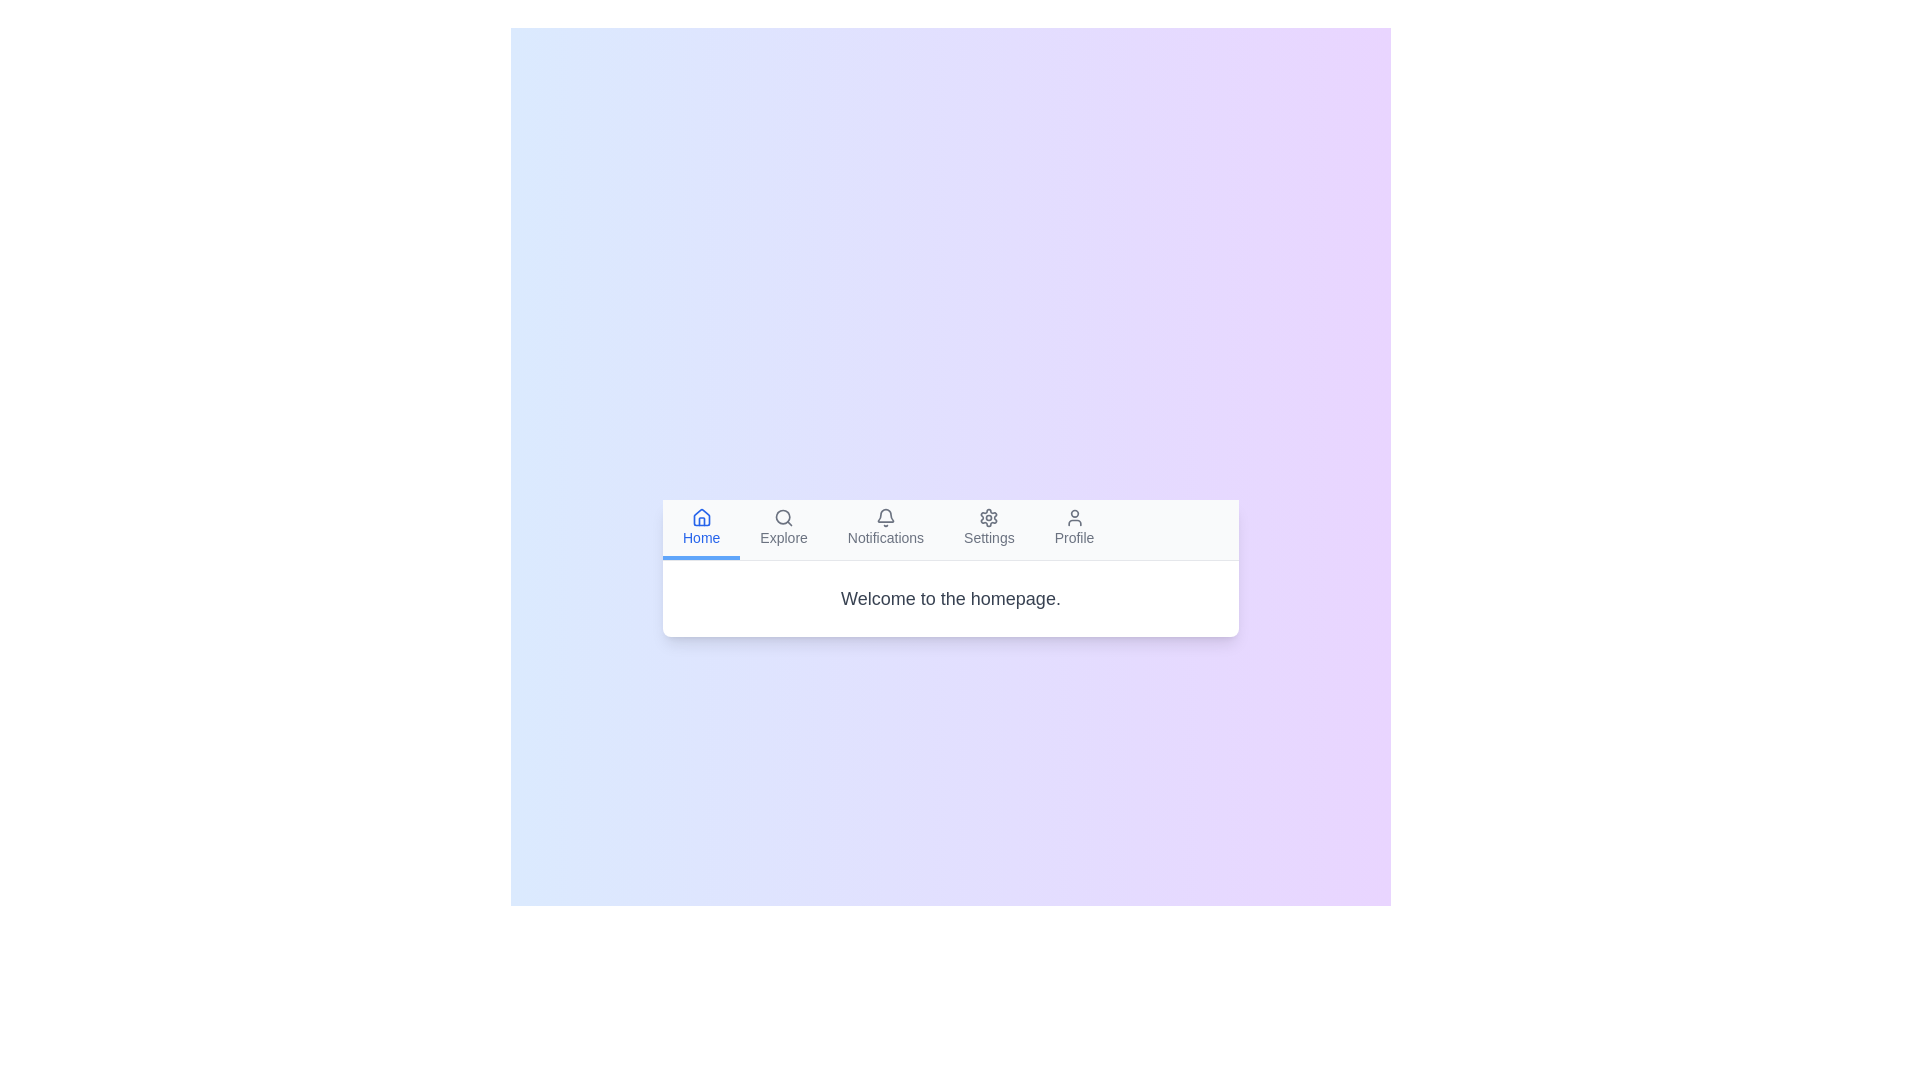 The width and height of the screenshot is (1920, 1080). I want to click on the tab labeled Notifications to inspect its content, so click(885, 527).